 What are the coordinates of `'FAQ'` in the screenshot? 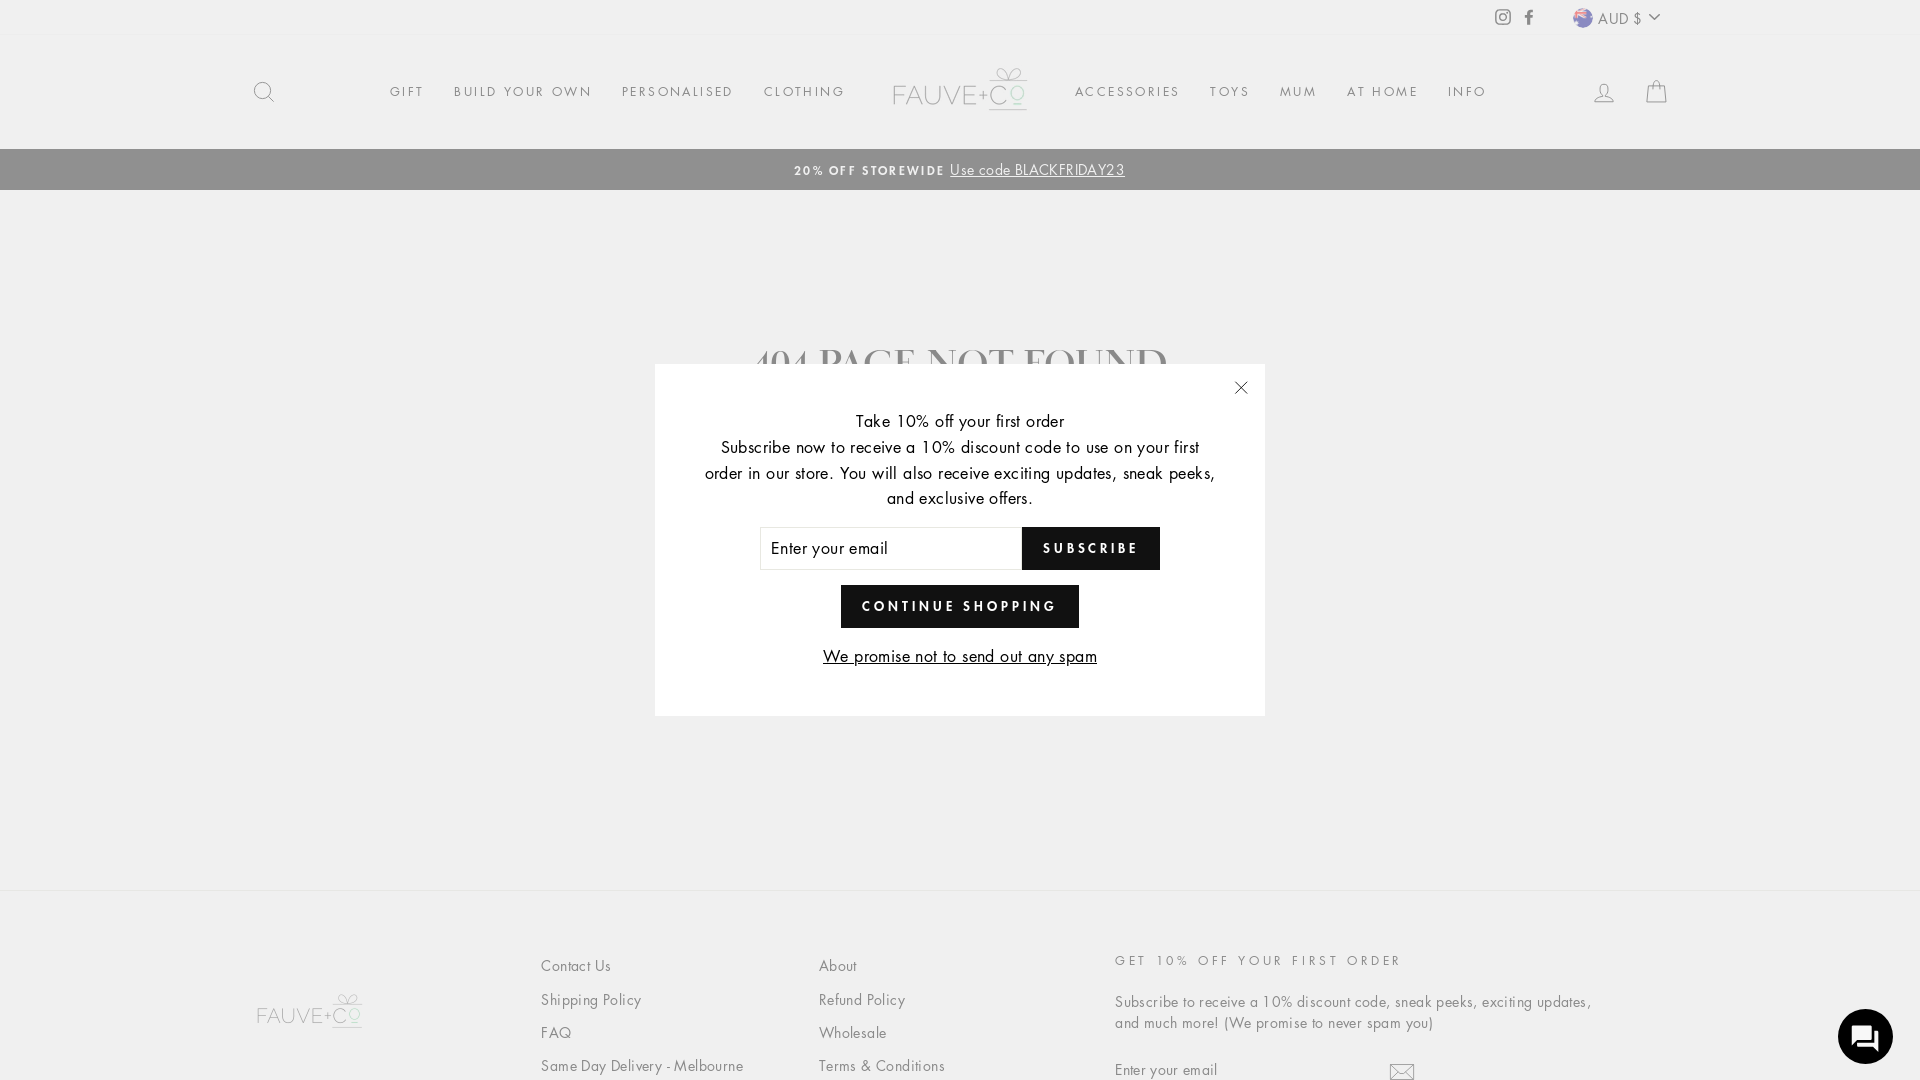 It's located at (556, 1033).